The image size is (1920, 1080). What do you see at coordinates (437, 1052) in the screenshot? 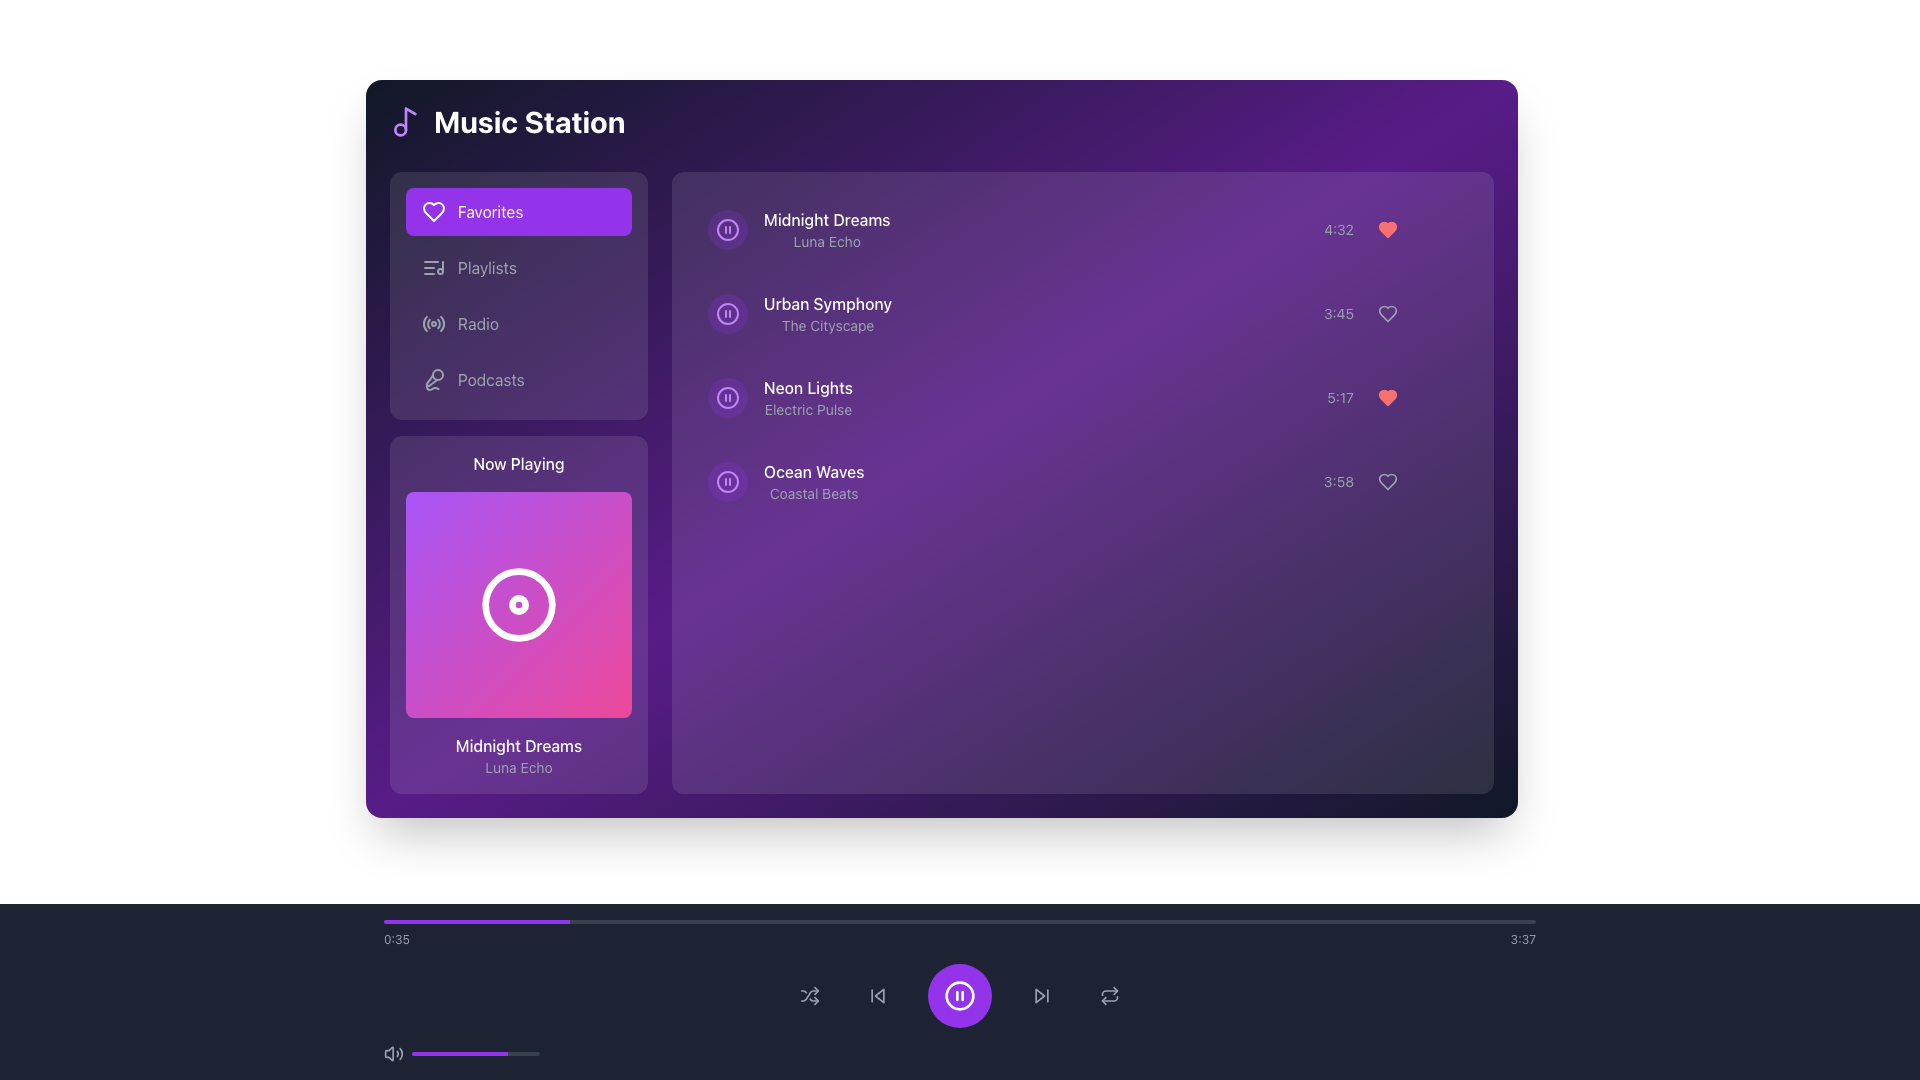
I see `the slider value` at bounding box center [437, 1052].